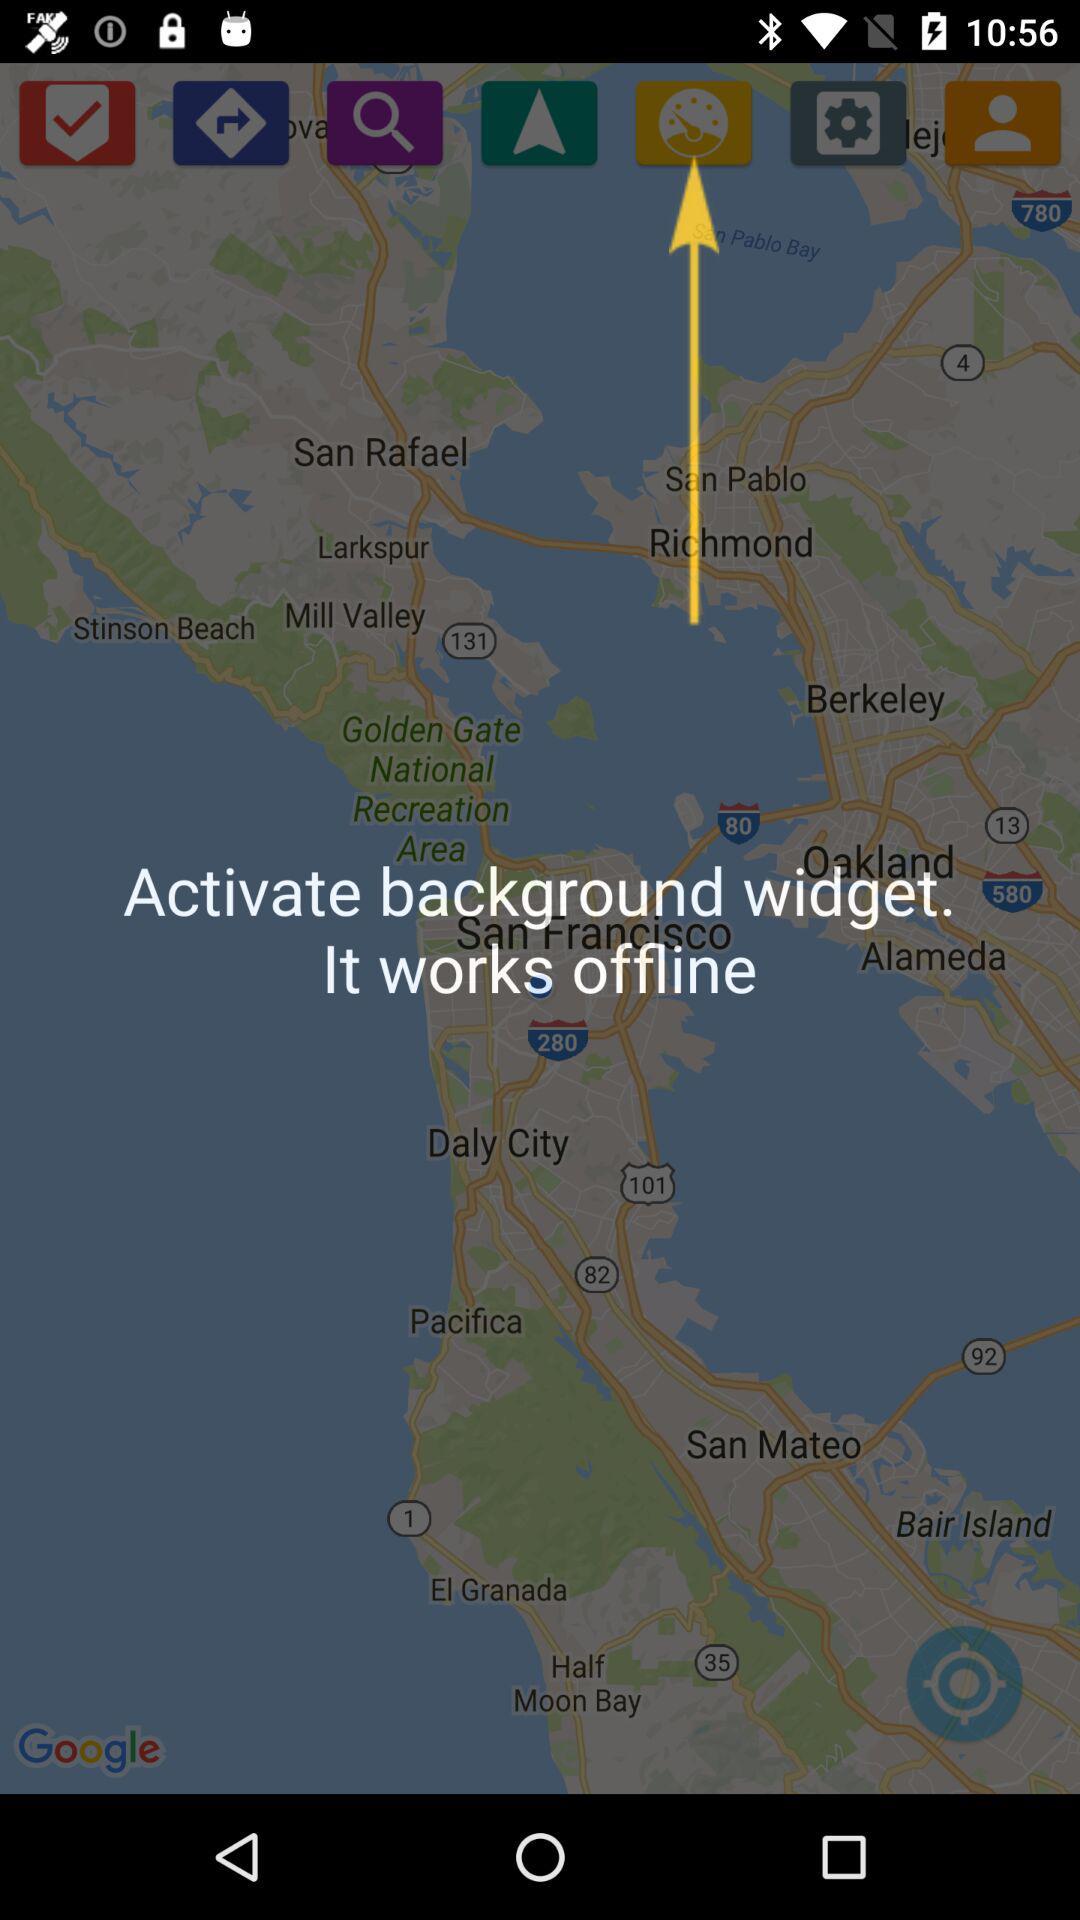 This screenshot has height=1920, width=1080. Describe the element at coordinates (963, 1693) in the screenshot. I see `the location_crosshair icon` at that location.